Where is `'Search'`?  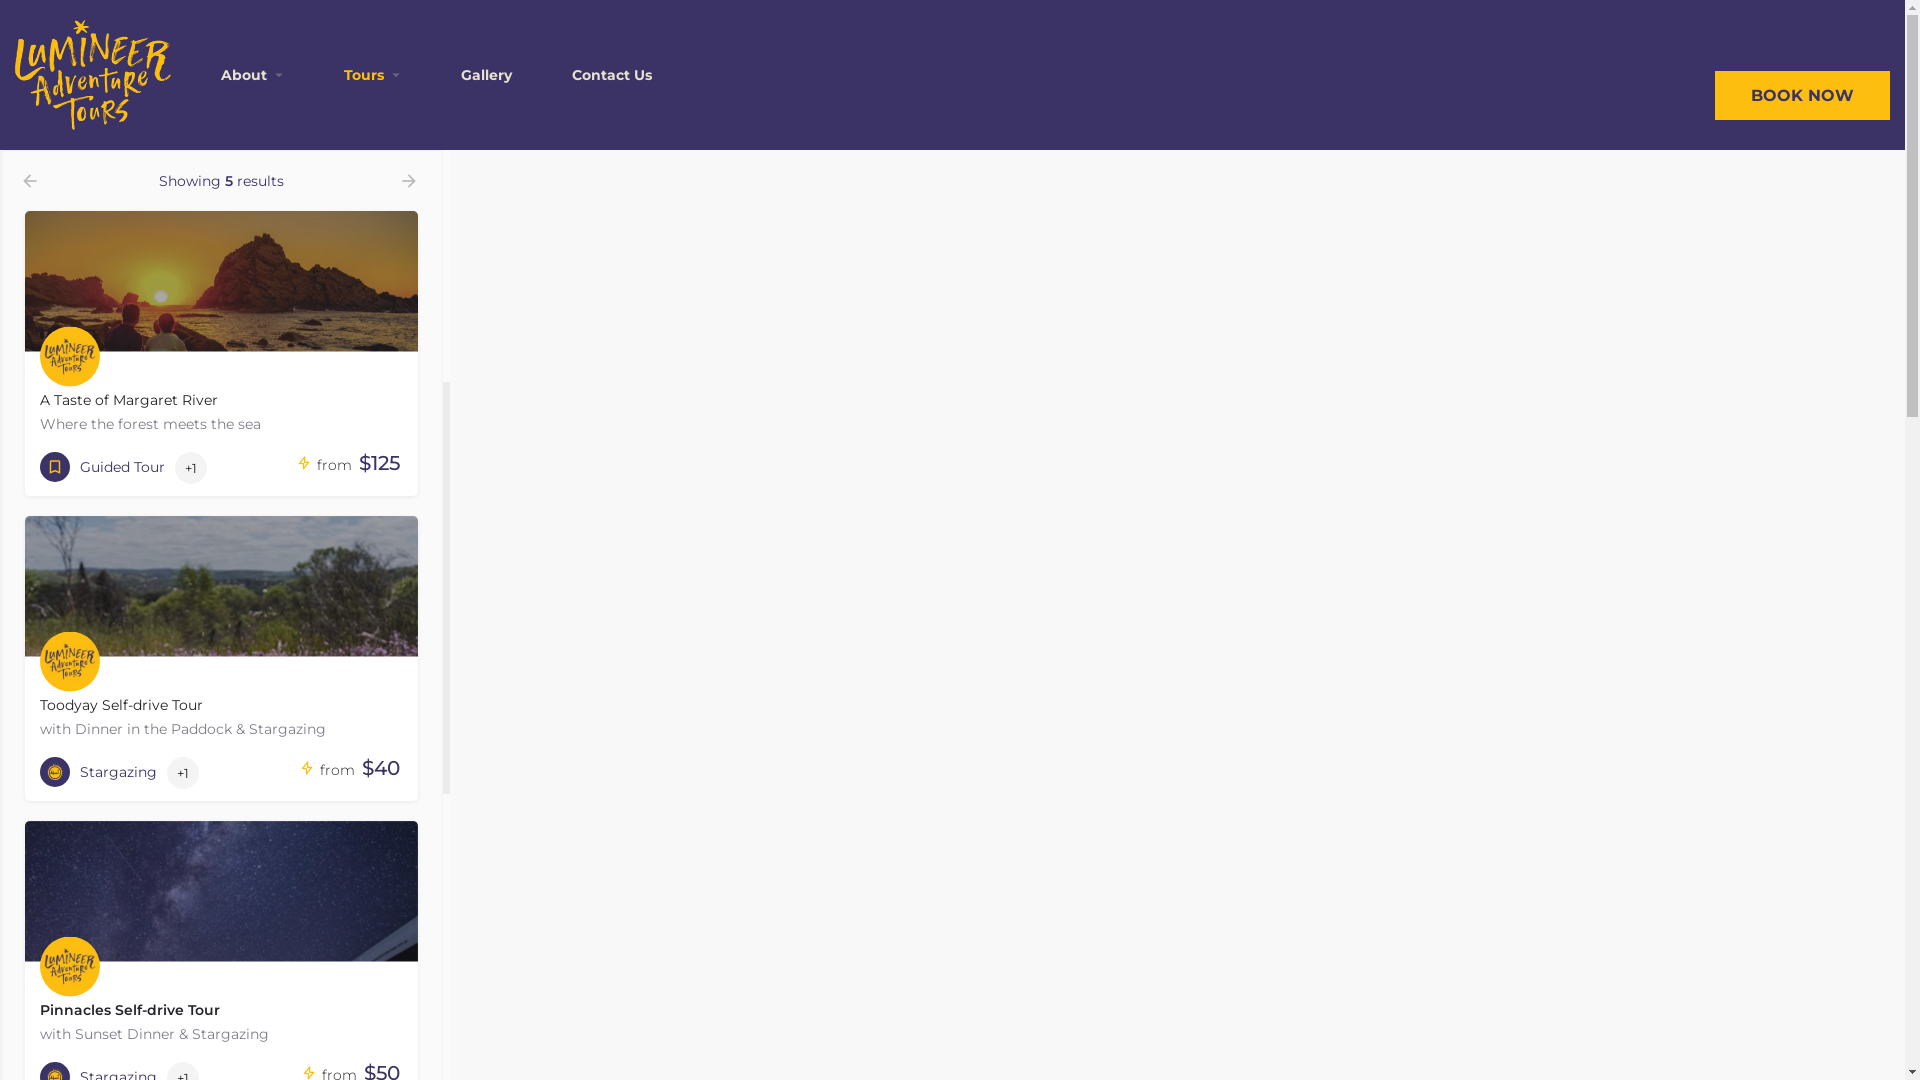
'Search' is located at coordinates (221, 46).